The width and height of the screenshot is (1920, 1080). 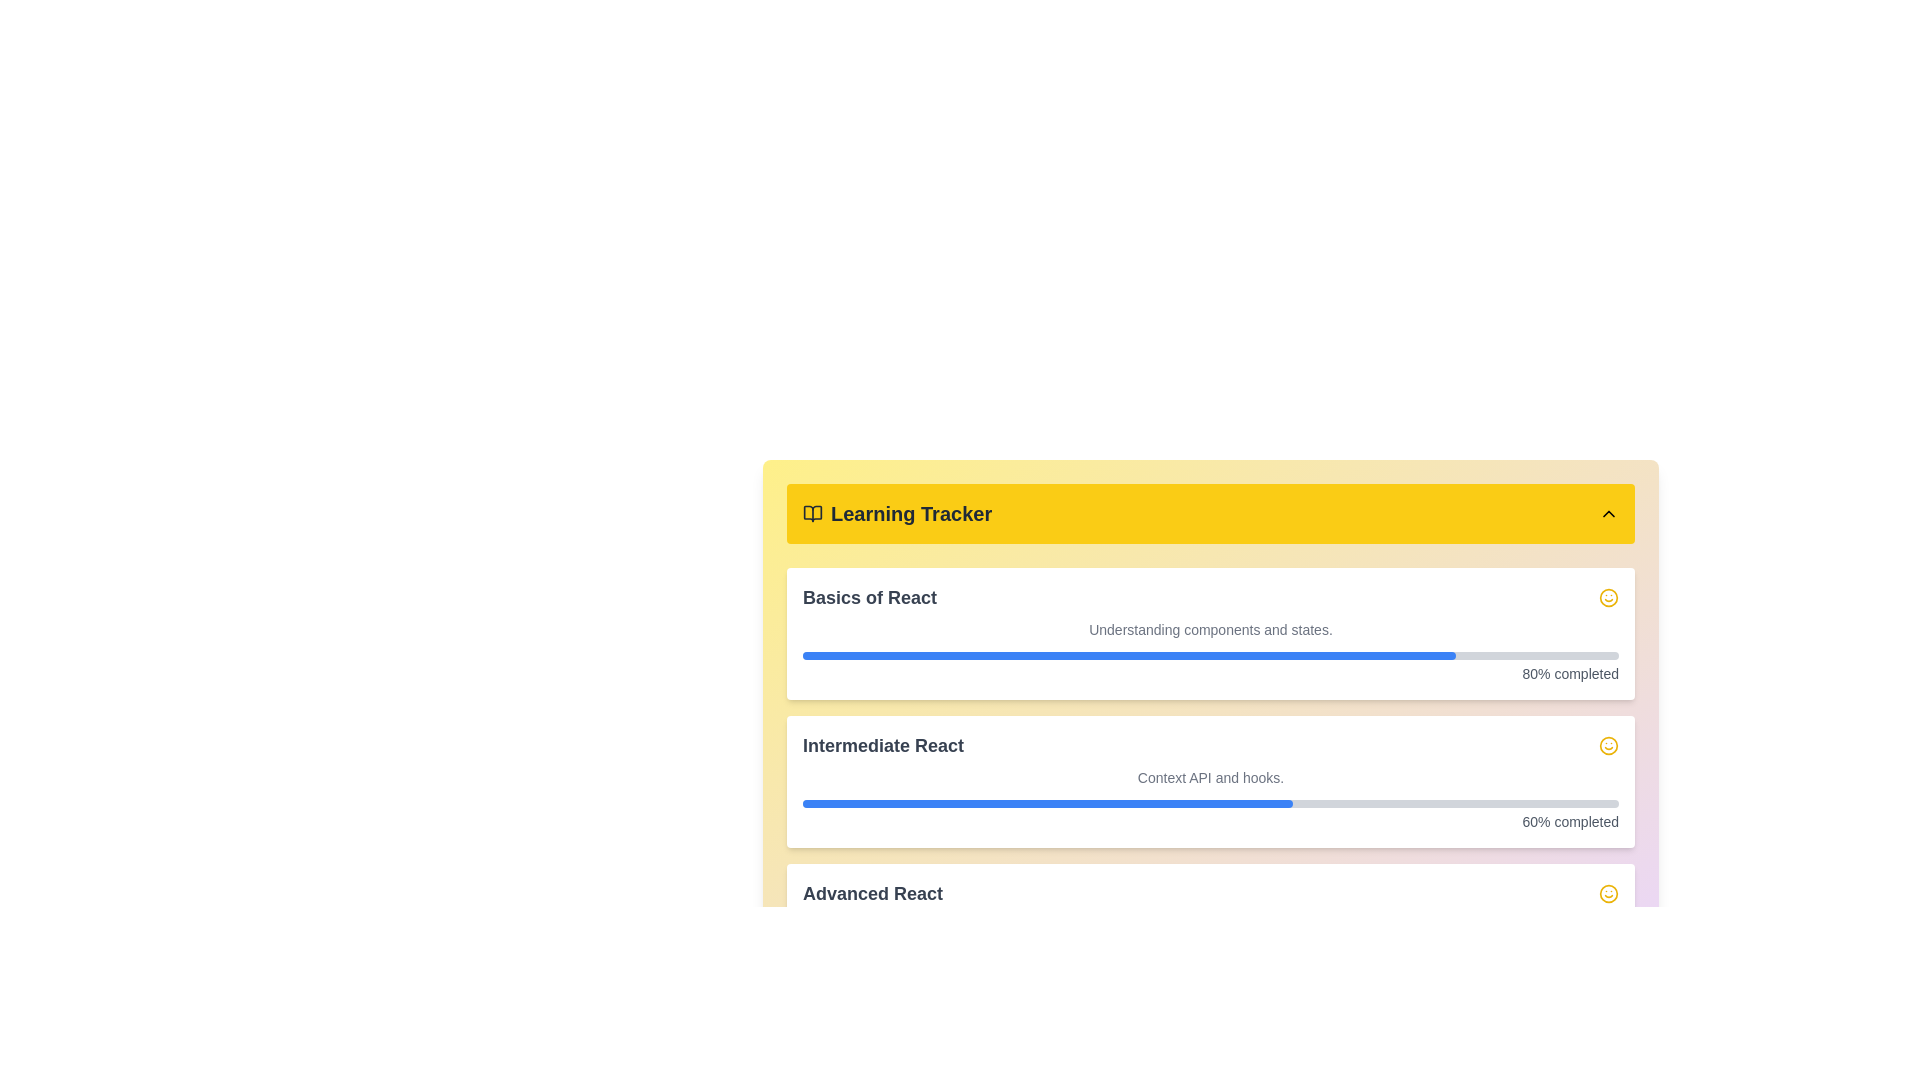 What do you see at coordinates (1608, 893) in the screenshot?
I see `the positivity or satisfaction indicator icon located to the right of the 'Advanced React' title text` at bounding box center [1608, 893].